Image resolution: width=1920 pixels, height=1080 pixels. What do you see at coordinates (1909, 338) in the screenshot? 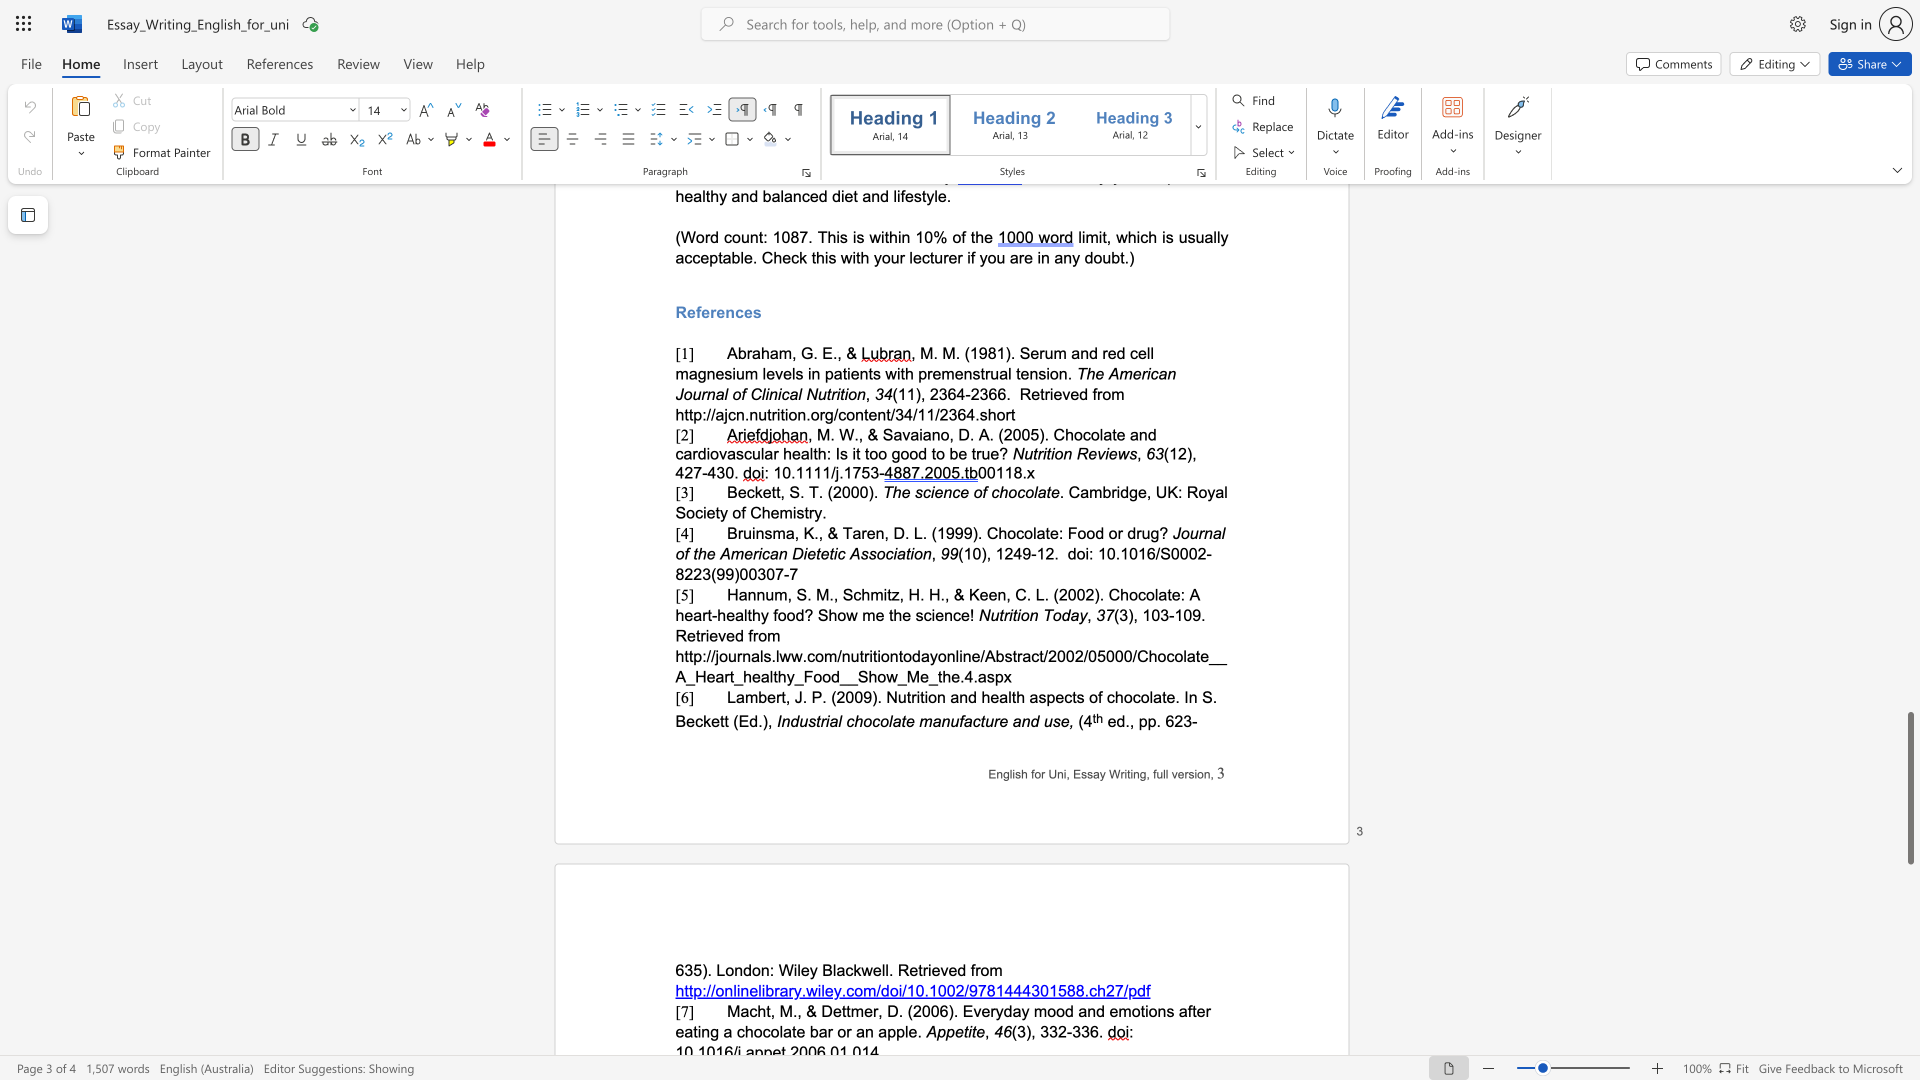
I see `the scrollbar on the right to shift the page higher` at bounding box center [1909, 338].